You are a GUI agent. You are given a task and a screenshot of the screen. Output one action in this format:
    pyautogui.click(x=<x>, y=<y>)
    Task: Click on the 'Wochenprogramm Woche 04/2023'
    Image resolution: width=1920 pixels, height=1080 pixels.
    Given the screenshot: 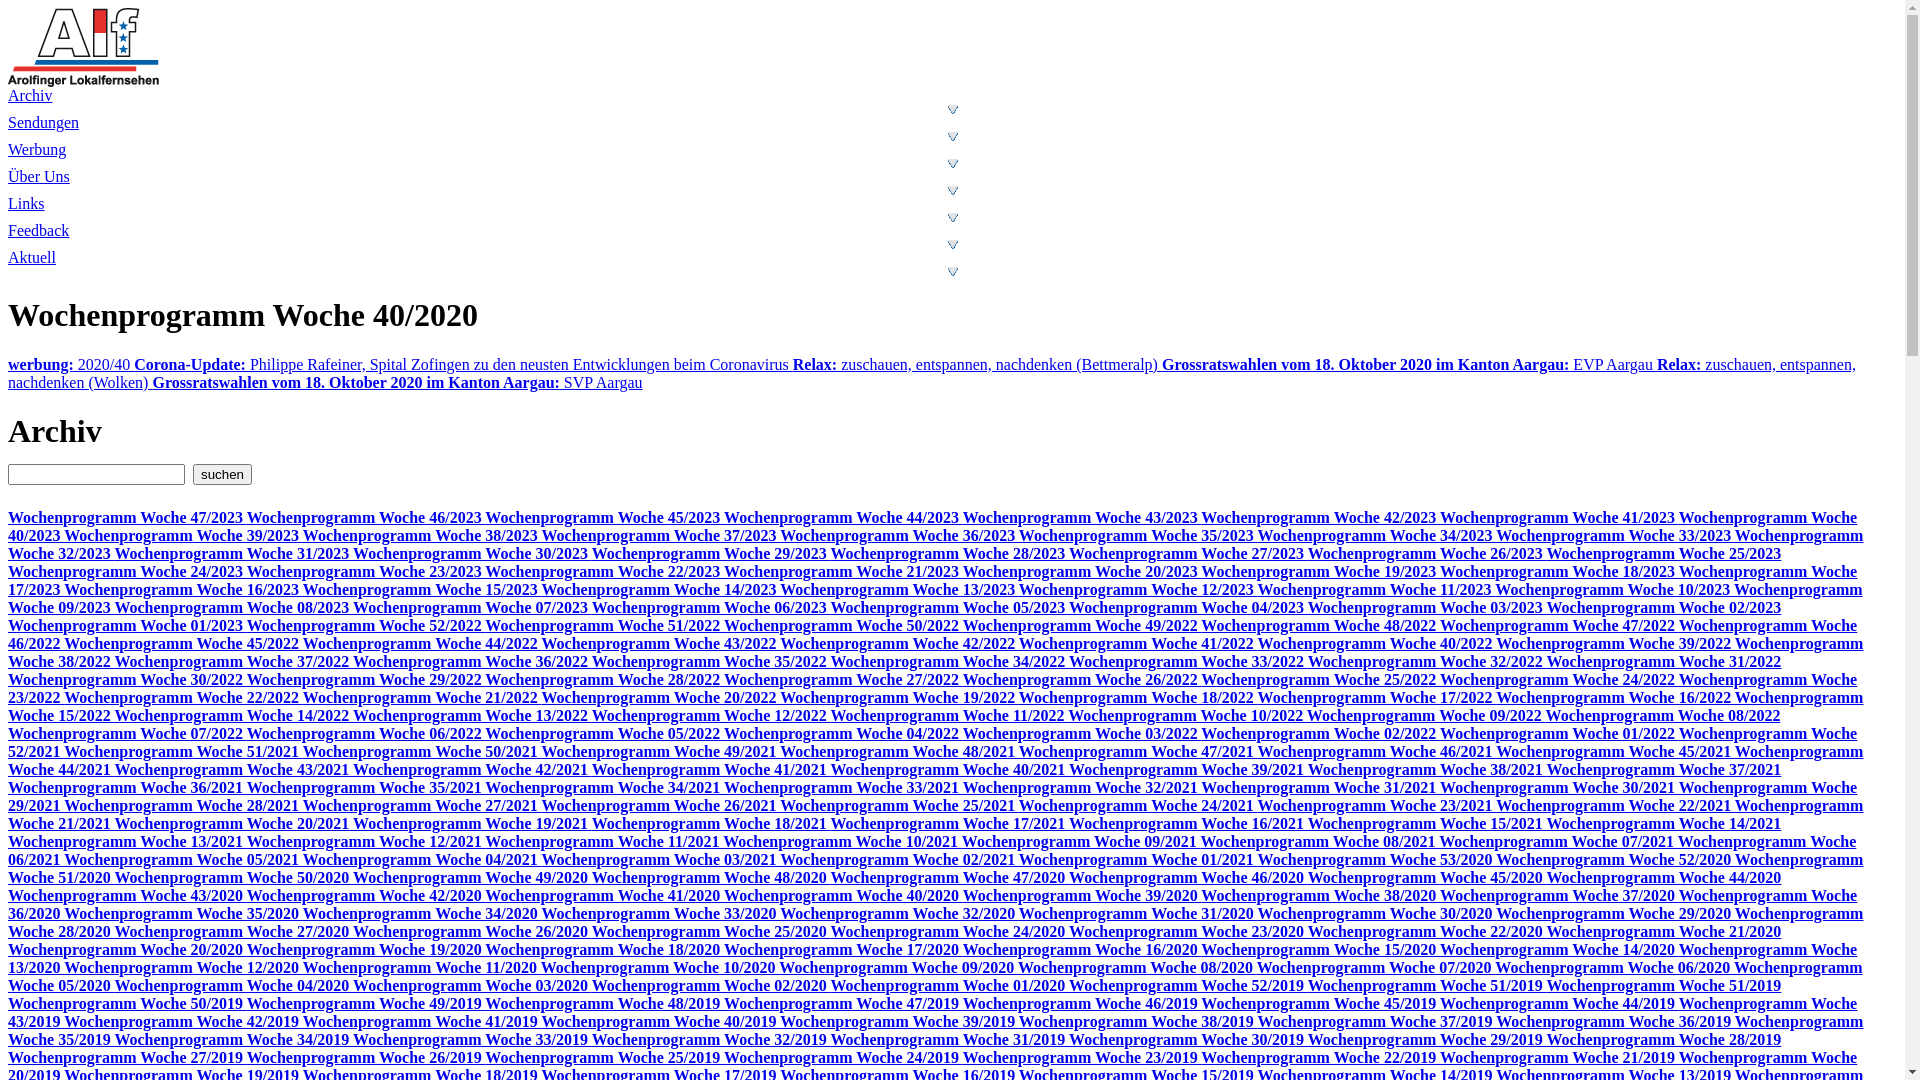 What is the action you would take?
    pyautogui.click(x=1188, y=606)
    